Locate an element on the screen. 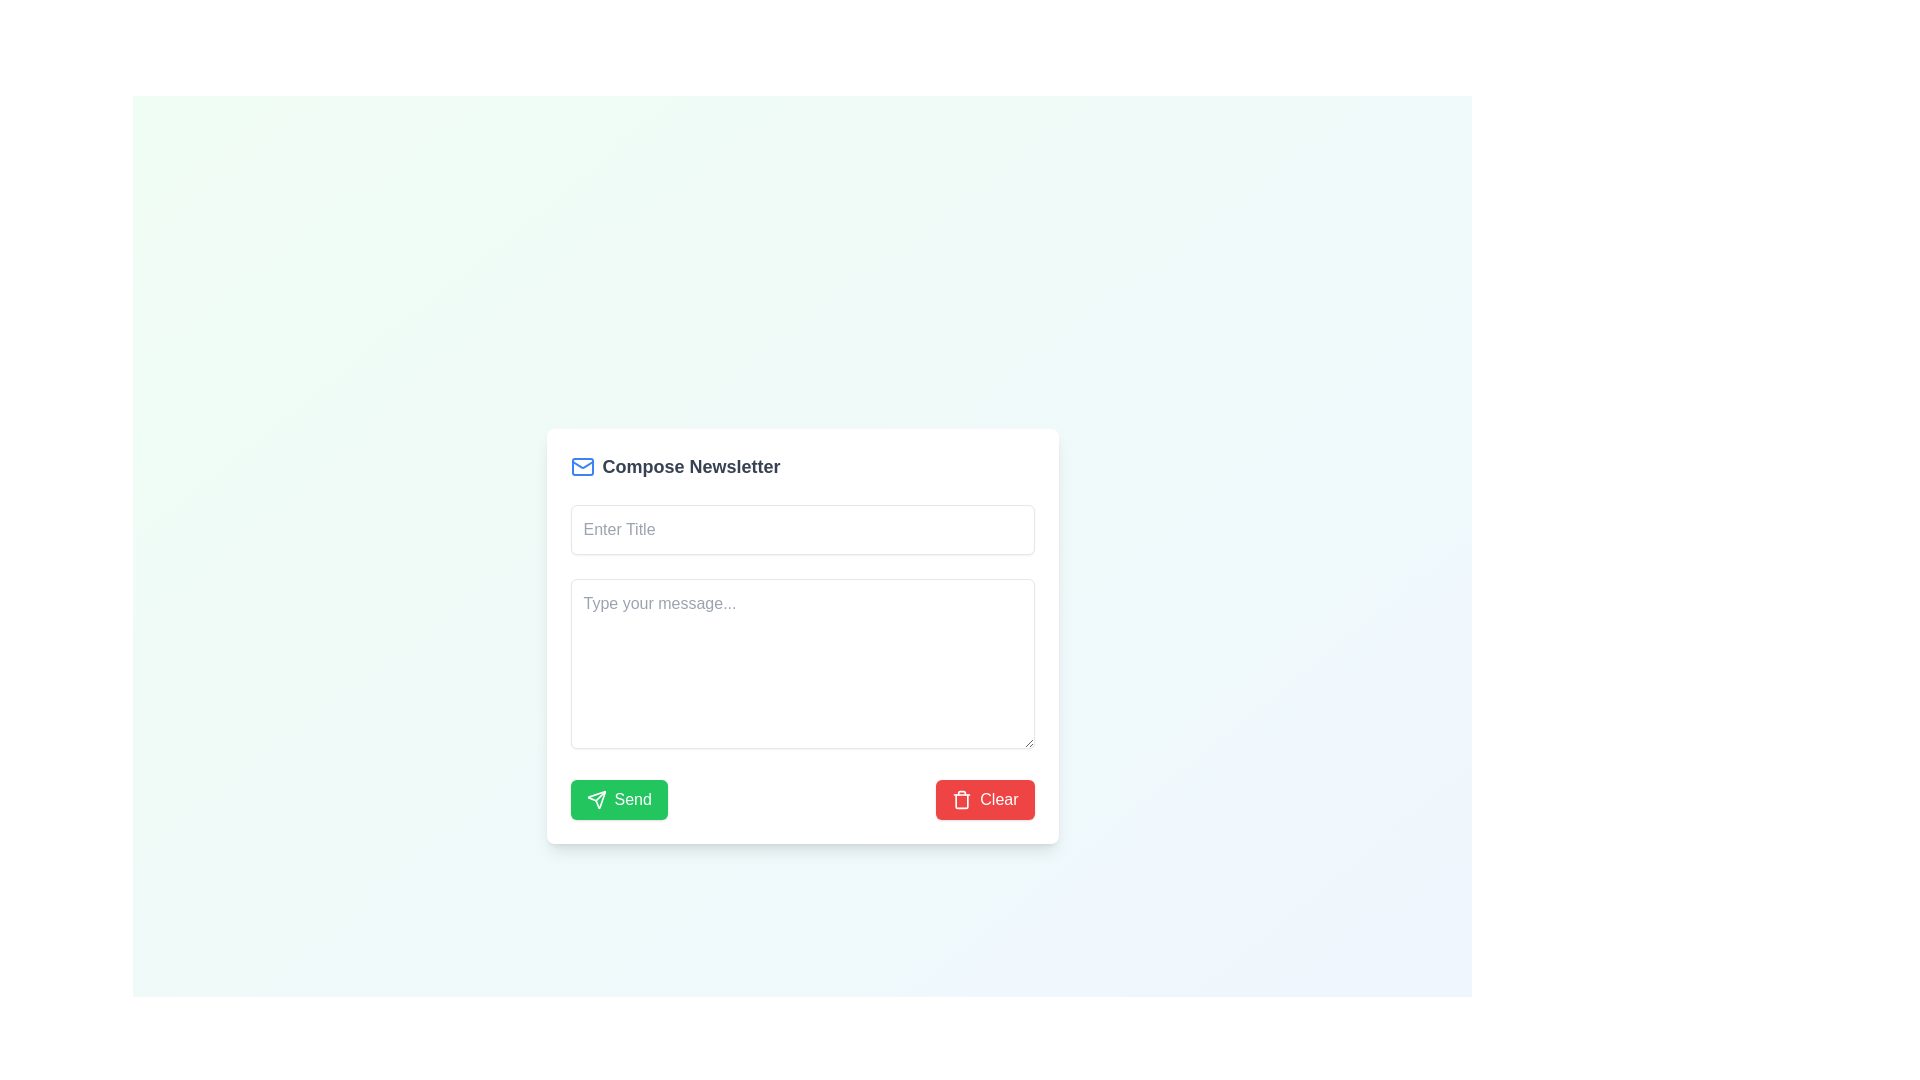 The image size is (1920, 1080). the delete icon located within the red 'Clear' button at the bottom-right corner of the form interface is located at coordinates (962, 798).